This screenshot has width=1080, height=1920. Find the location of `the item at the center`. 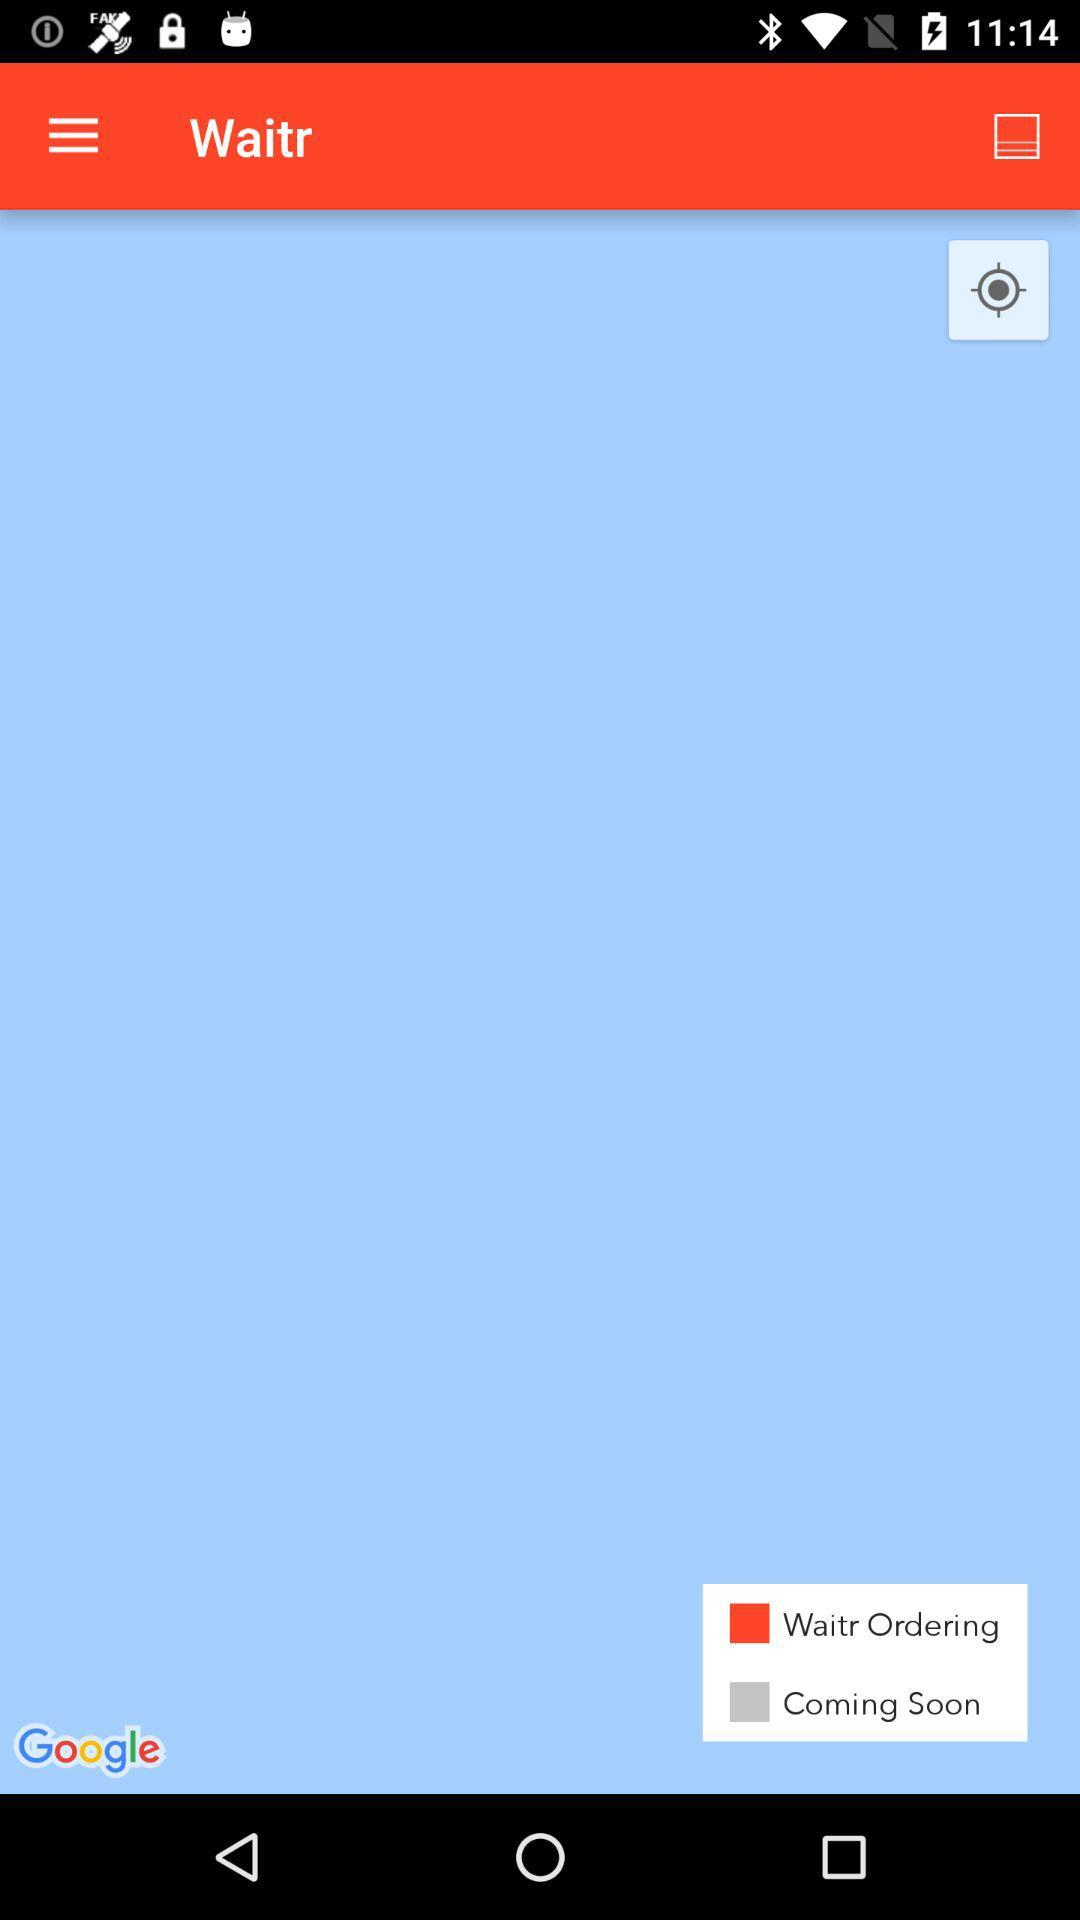

the item at the center is located at coordinates (540, 1002).